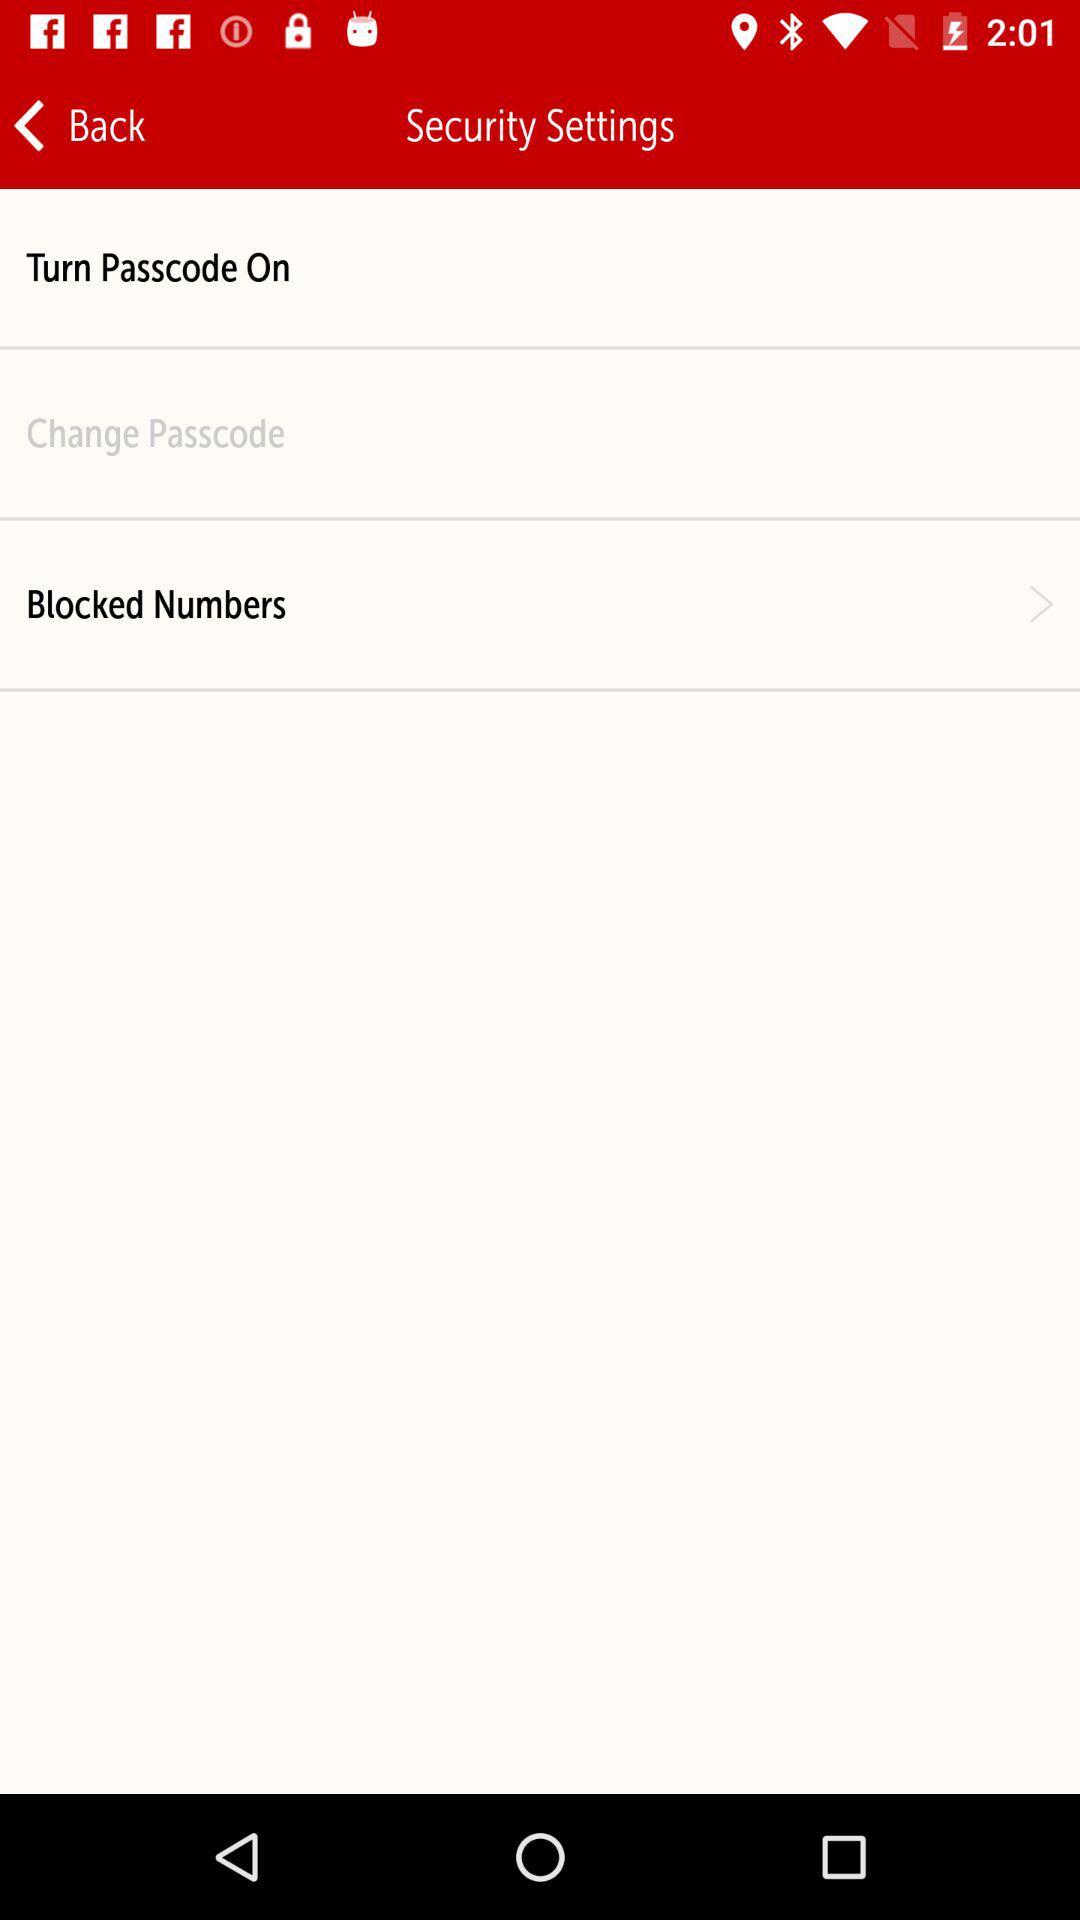 The image size is (1080, 1920). What do you see at coordinates (155, 603) in the screenshot?
I see `blocked numbers icon` at bounding box center [155, 603].